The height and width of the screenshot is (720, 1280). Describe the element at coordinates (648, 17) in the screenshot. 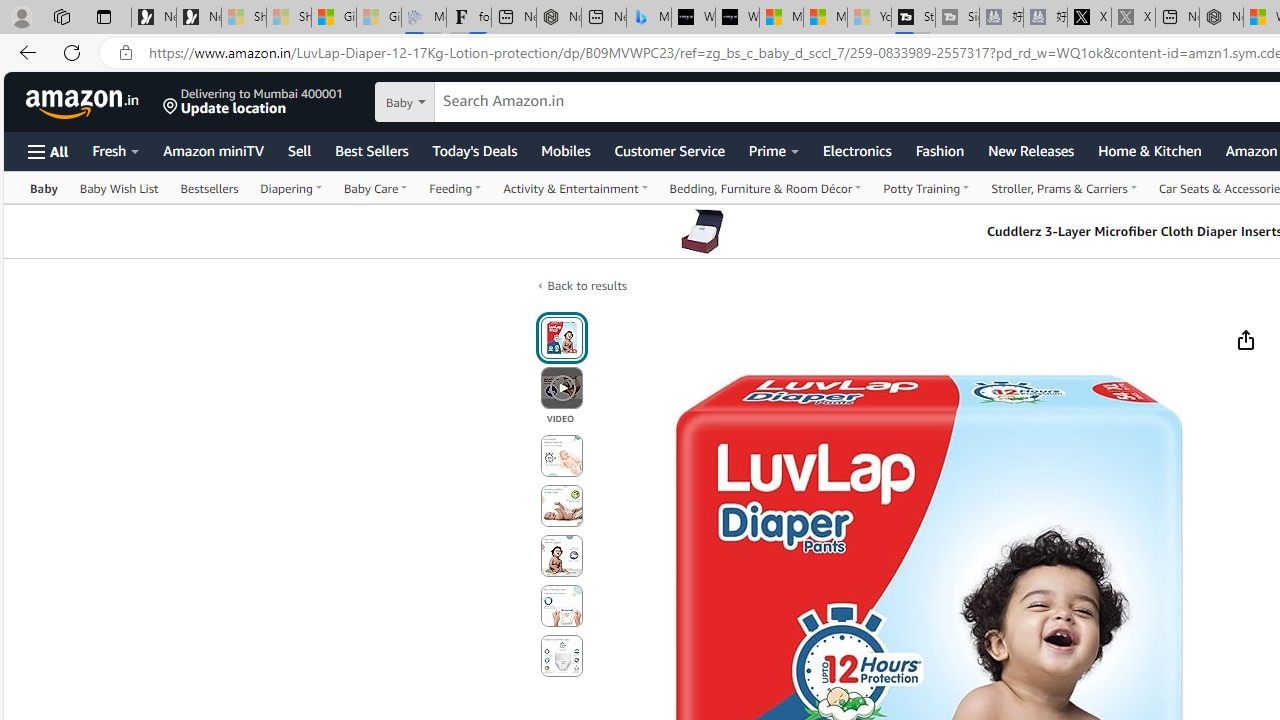

I see `'Microsoft Bing Travel - Shangri-La Hotel Bangkok'` at that location.